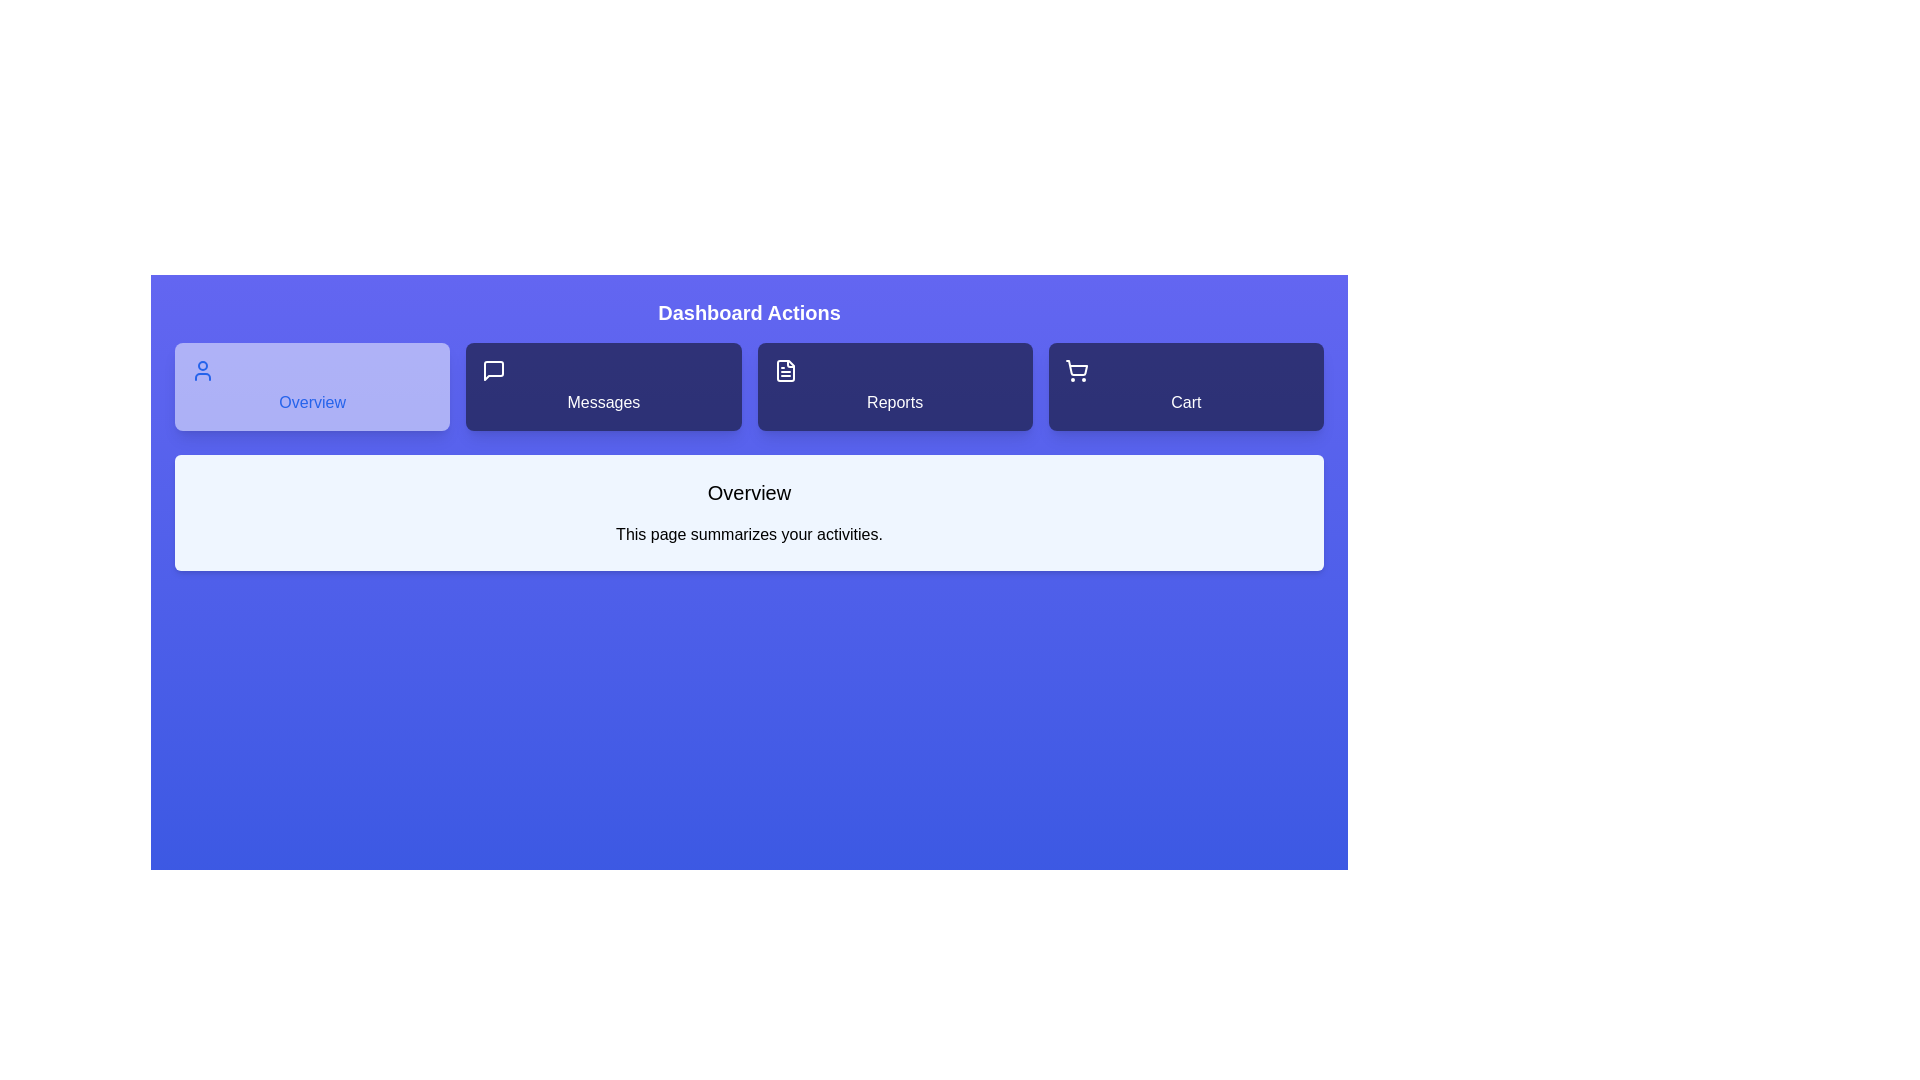  What do you see at coordinates (602, 386) in the screenshot?
I see `the tab labeled Messages to observe its hover effect` at bounding box center [602, 386].